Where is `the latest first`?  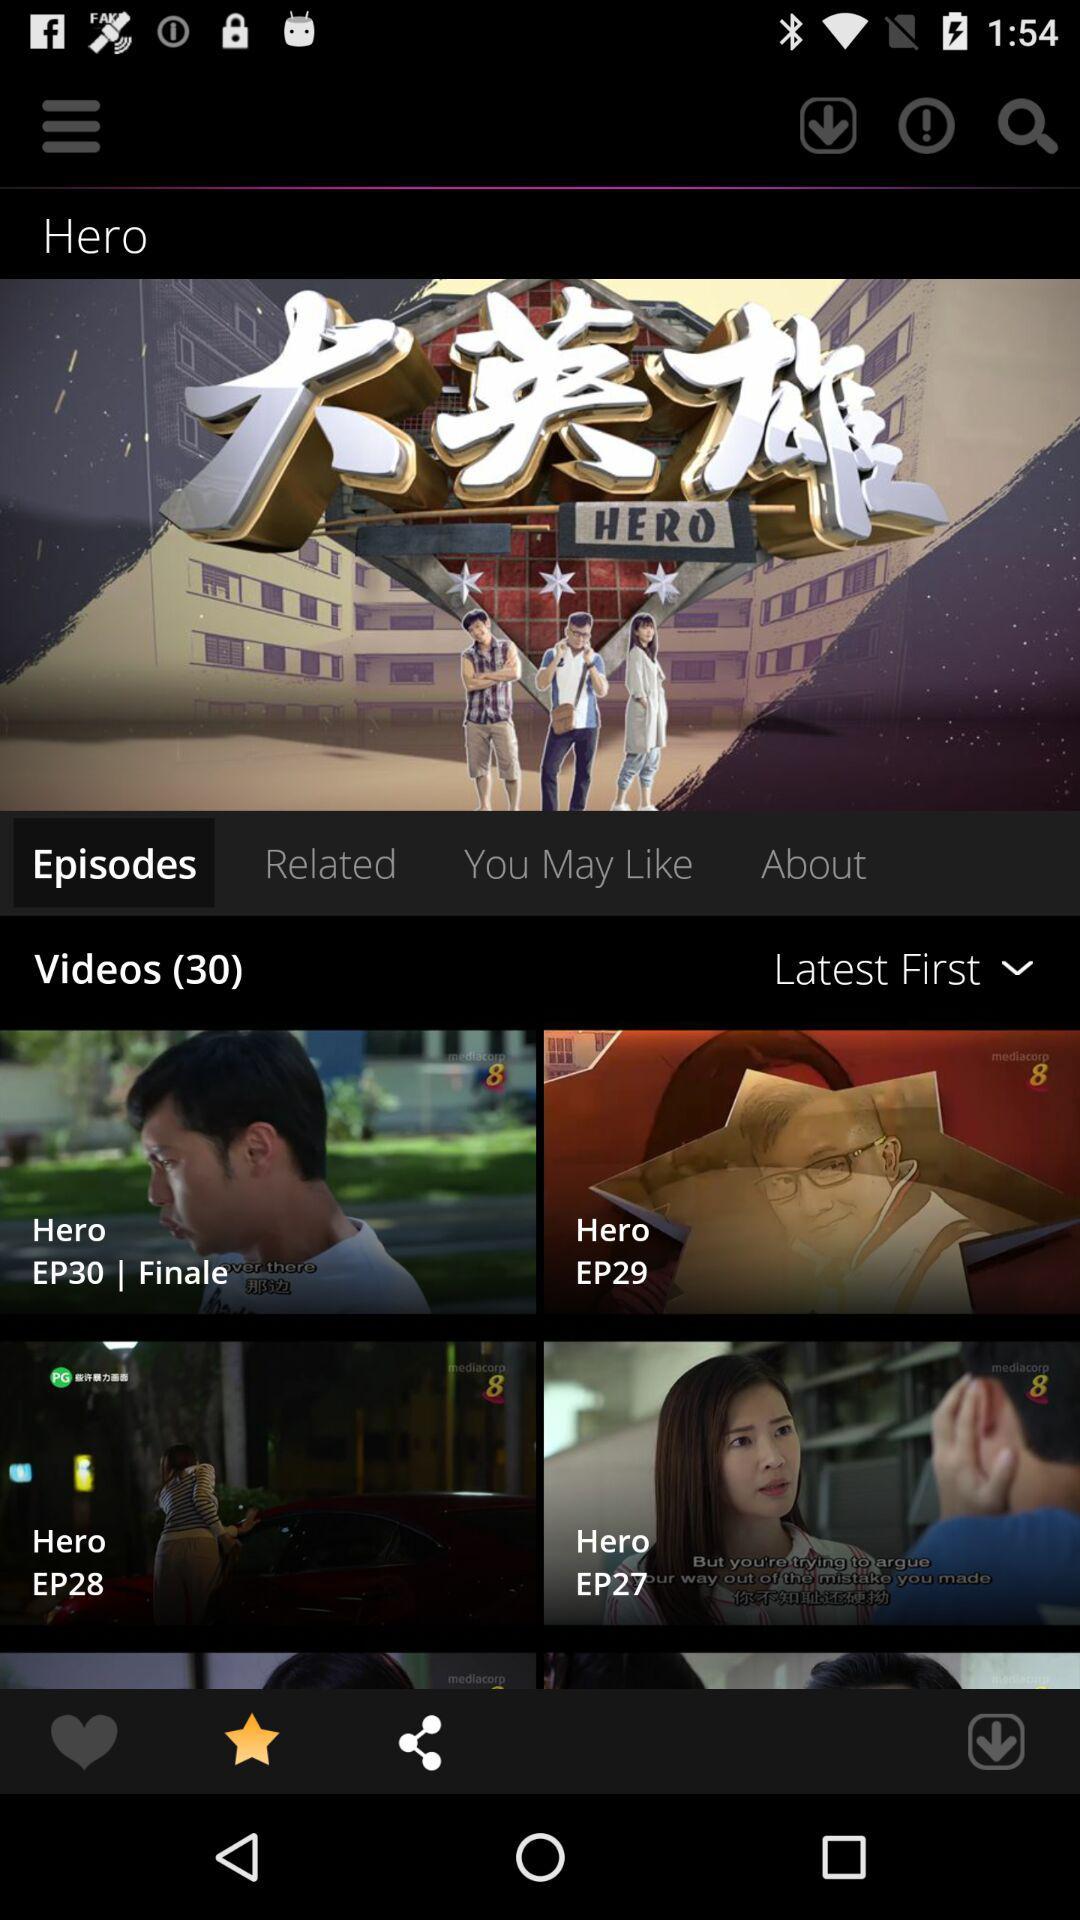 the latest first is located at coordinates (738, 968).